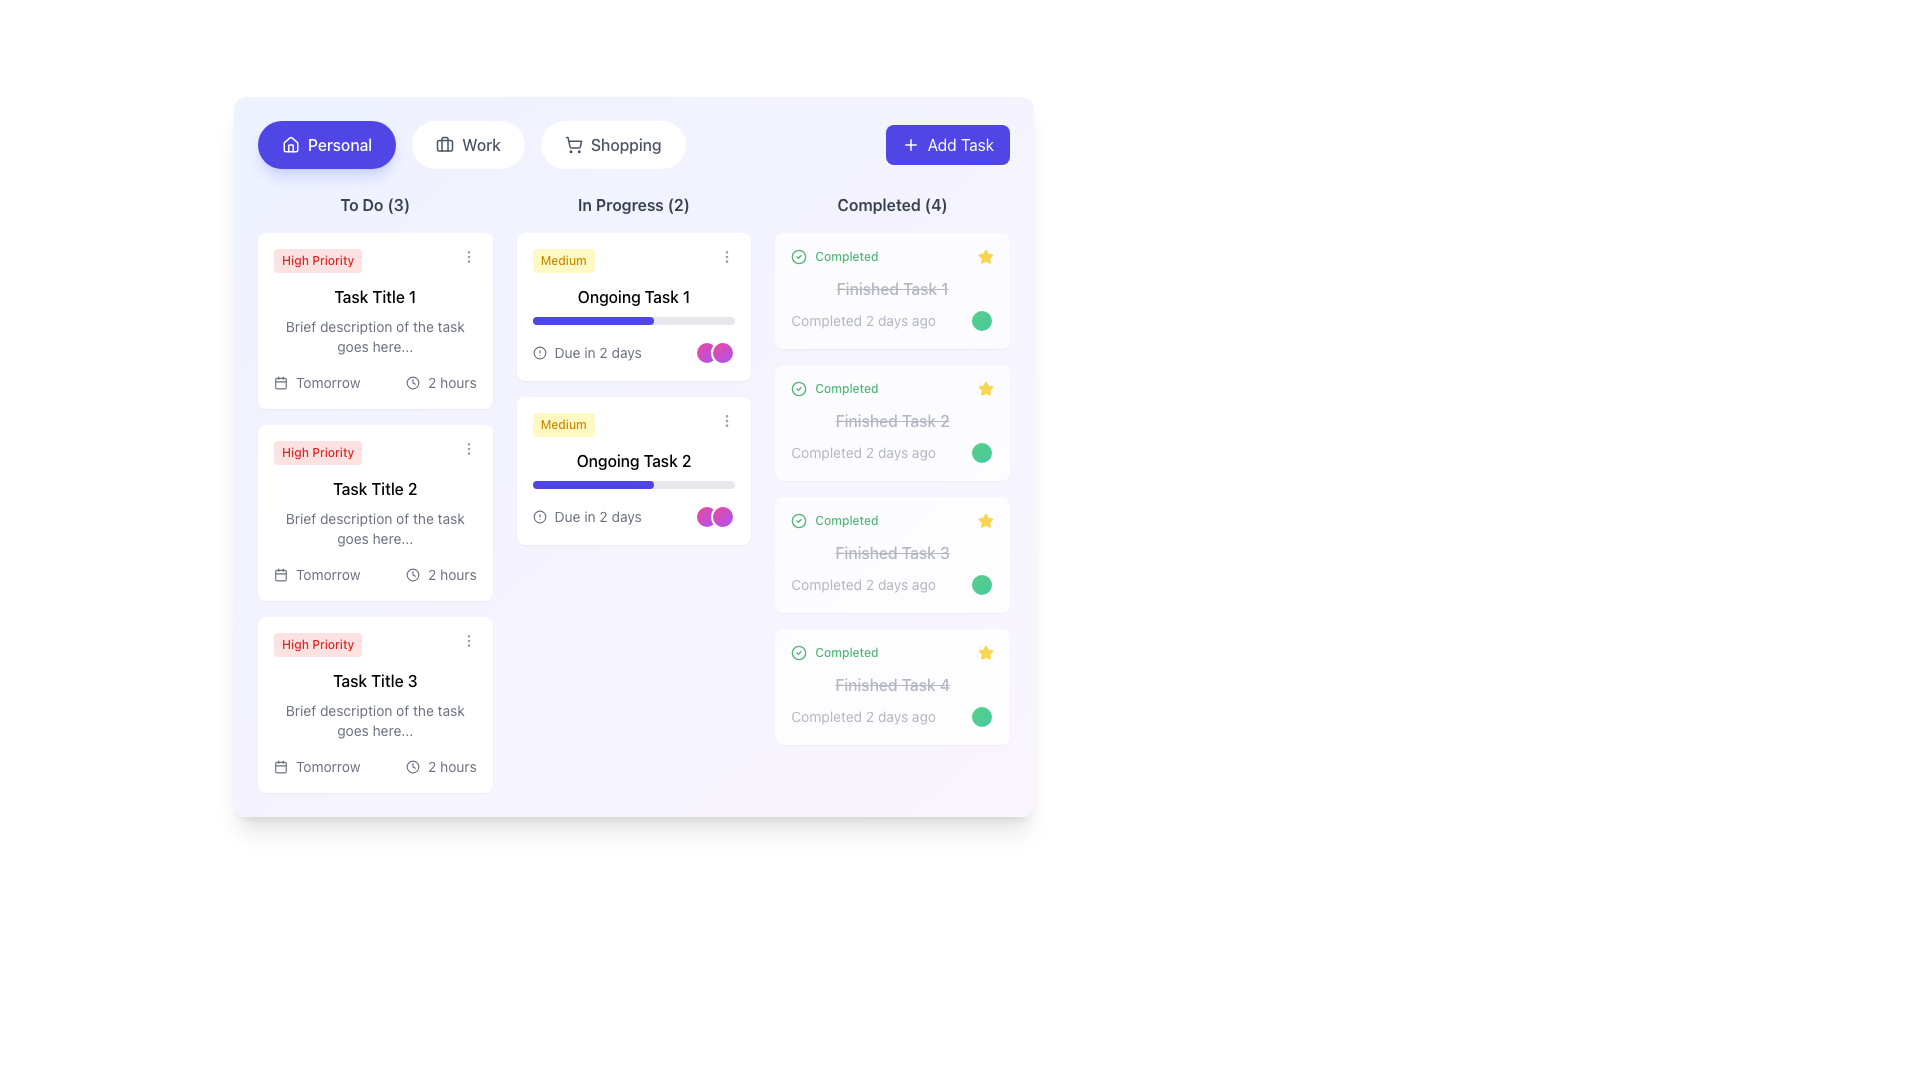  Describe the element at coordinates (798, 389) in the screenshot. I see `the completion status icon located to the left of the 'Completed' text label in the tasks section` at that location.